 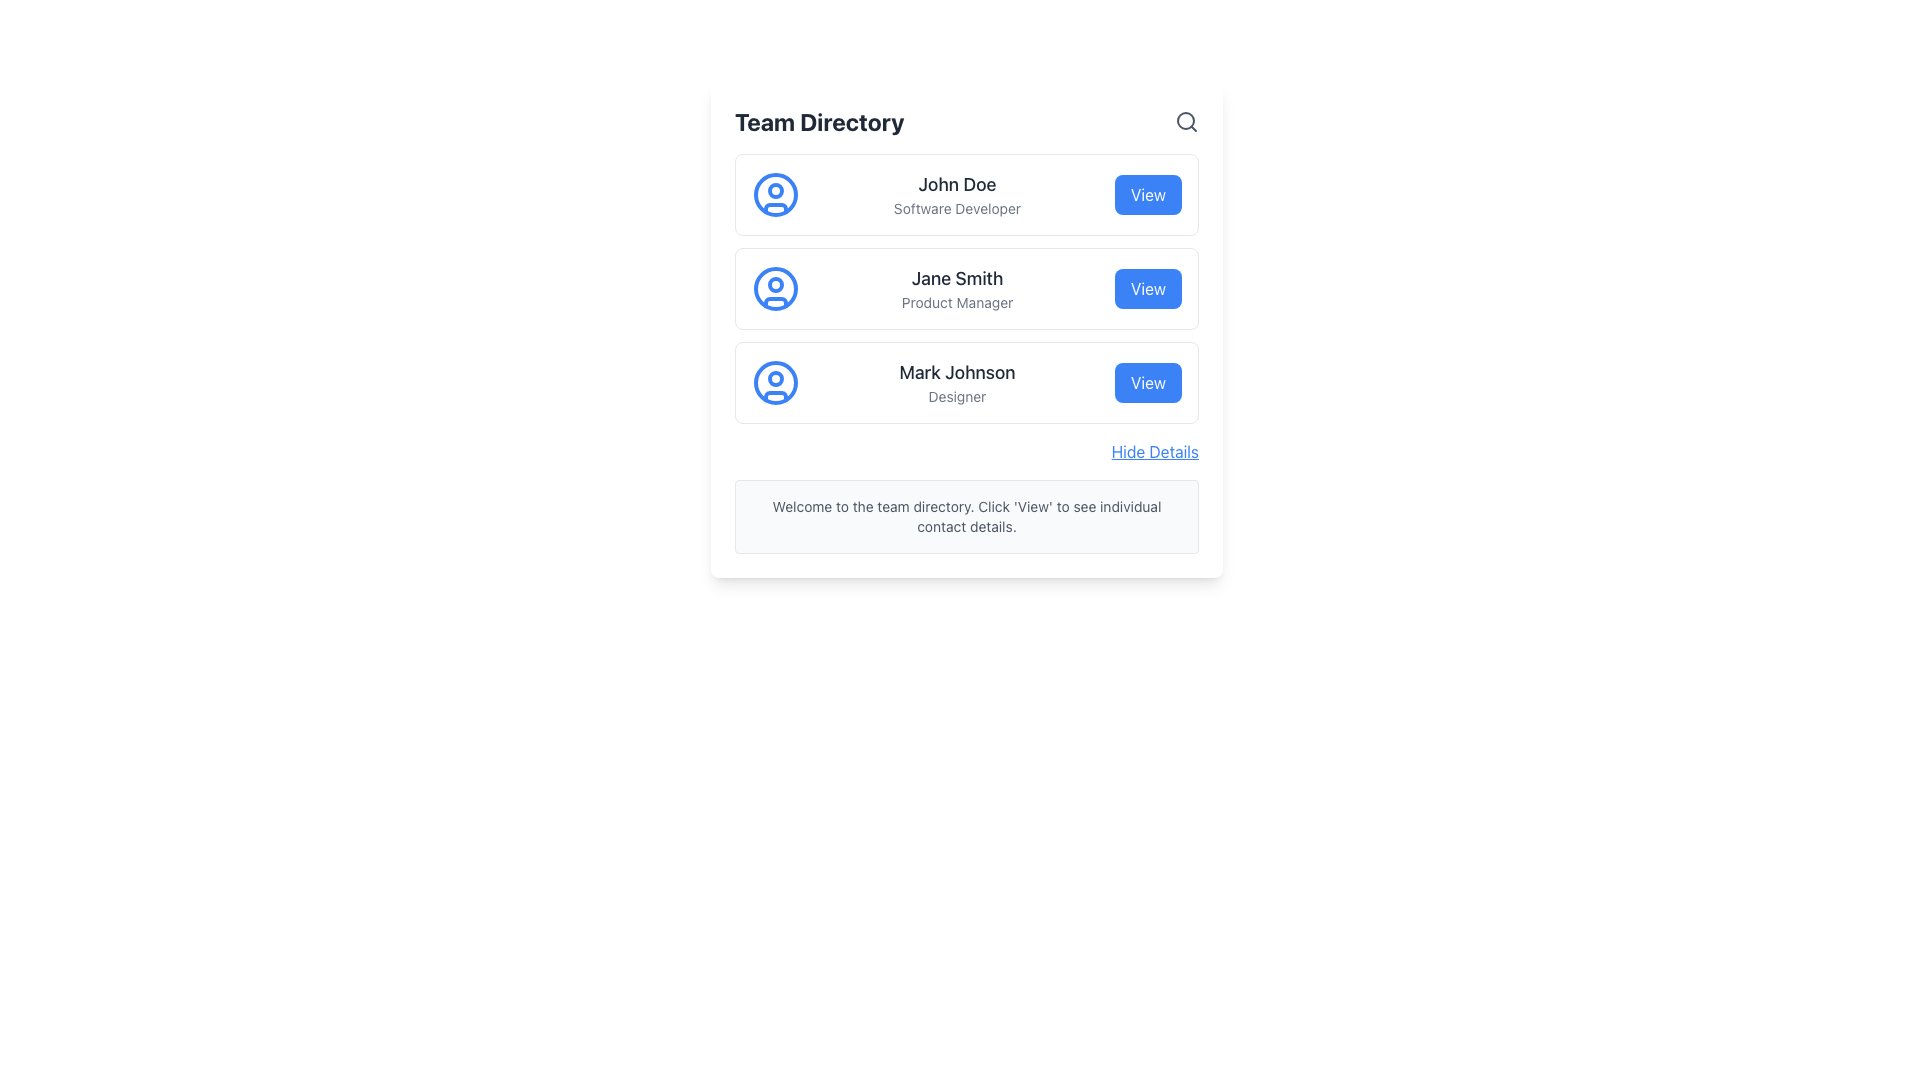 What do you see at coordinates (956, 289) in the screenshot?
I see `the text display element that shows the name and role of the second team member in the card layout, positioned between the user avatar icon and the 'View' button` at bounding box center [956, 289].